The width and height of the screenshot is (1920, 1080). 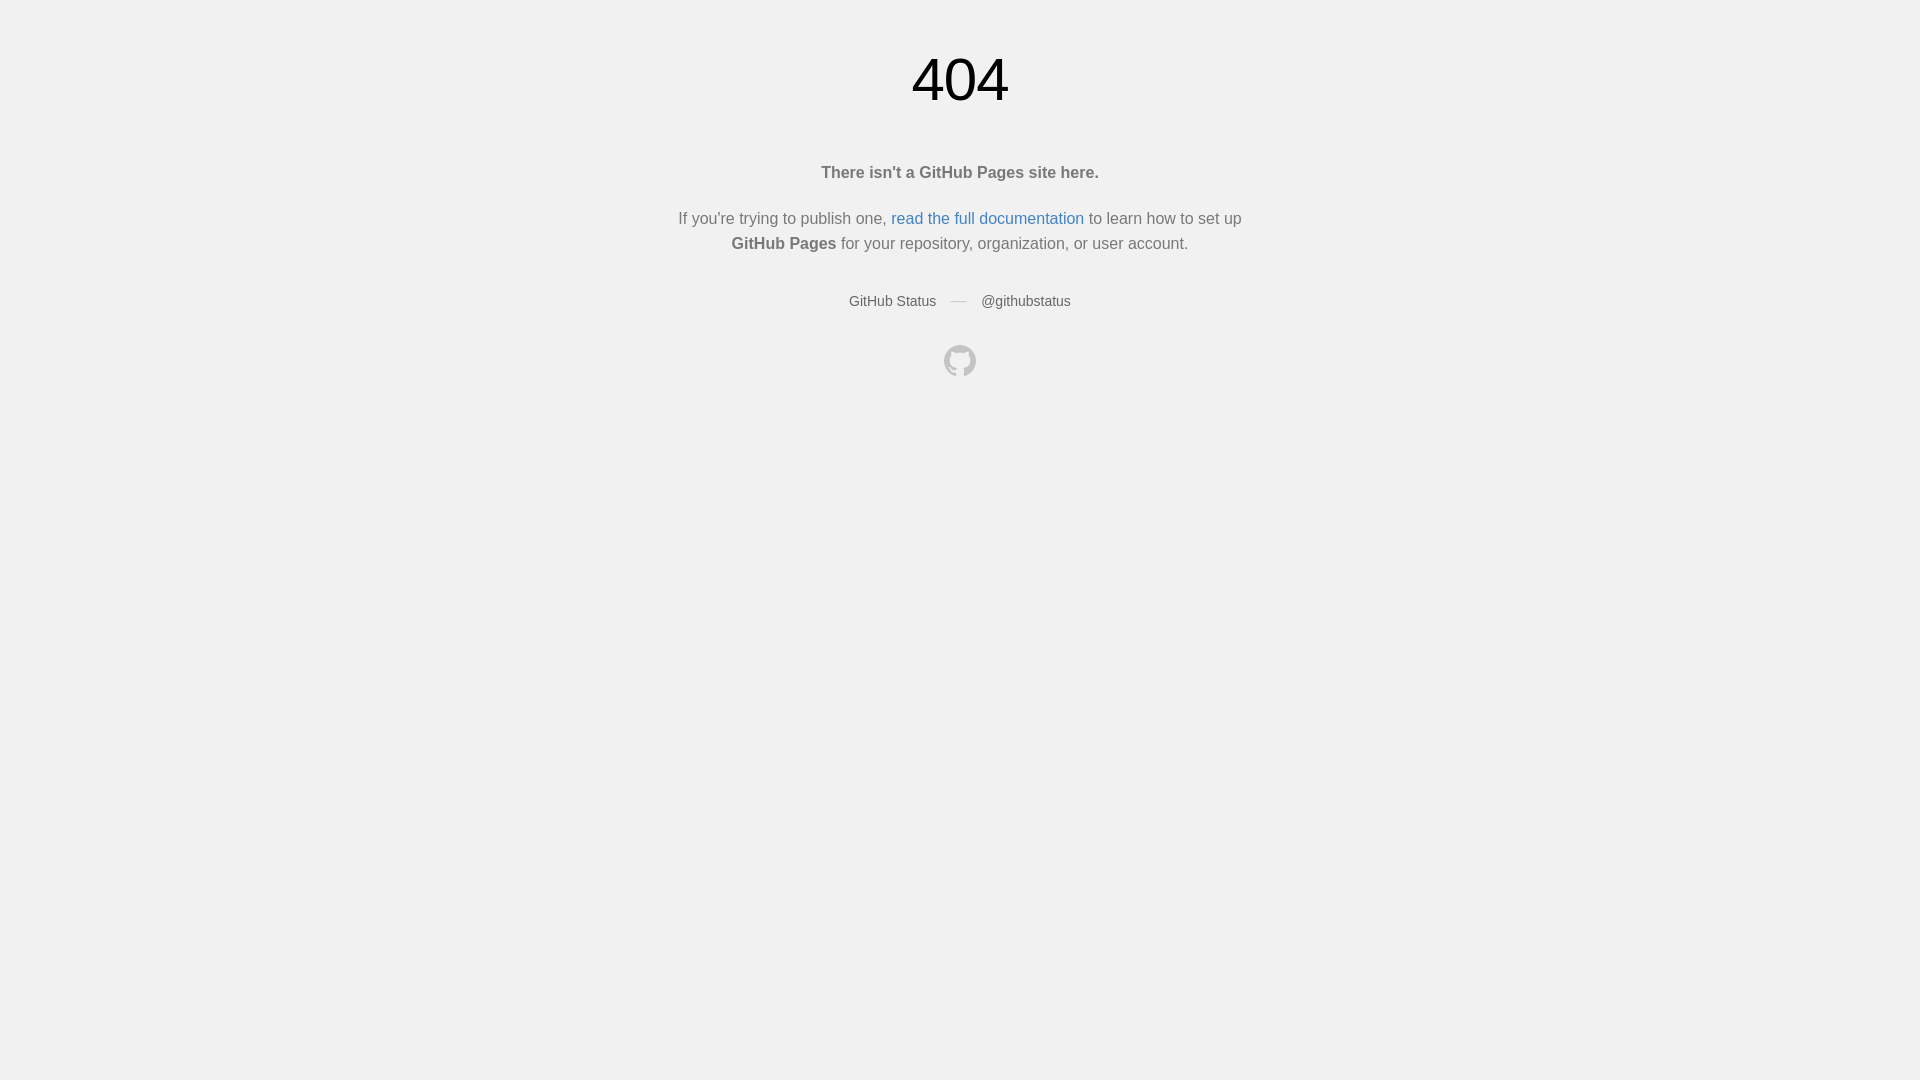 What do you see at coordinates (987, 218) in the screenshot?
I see `'read the full documentation'` at bounding box center [987, 218].